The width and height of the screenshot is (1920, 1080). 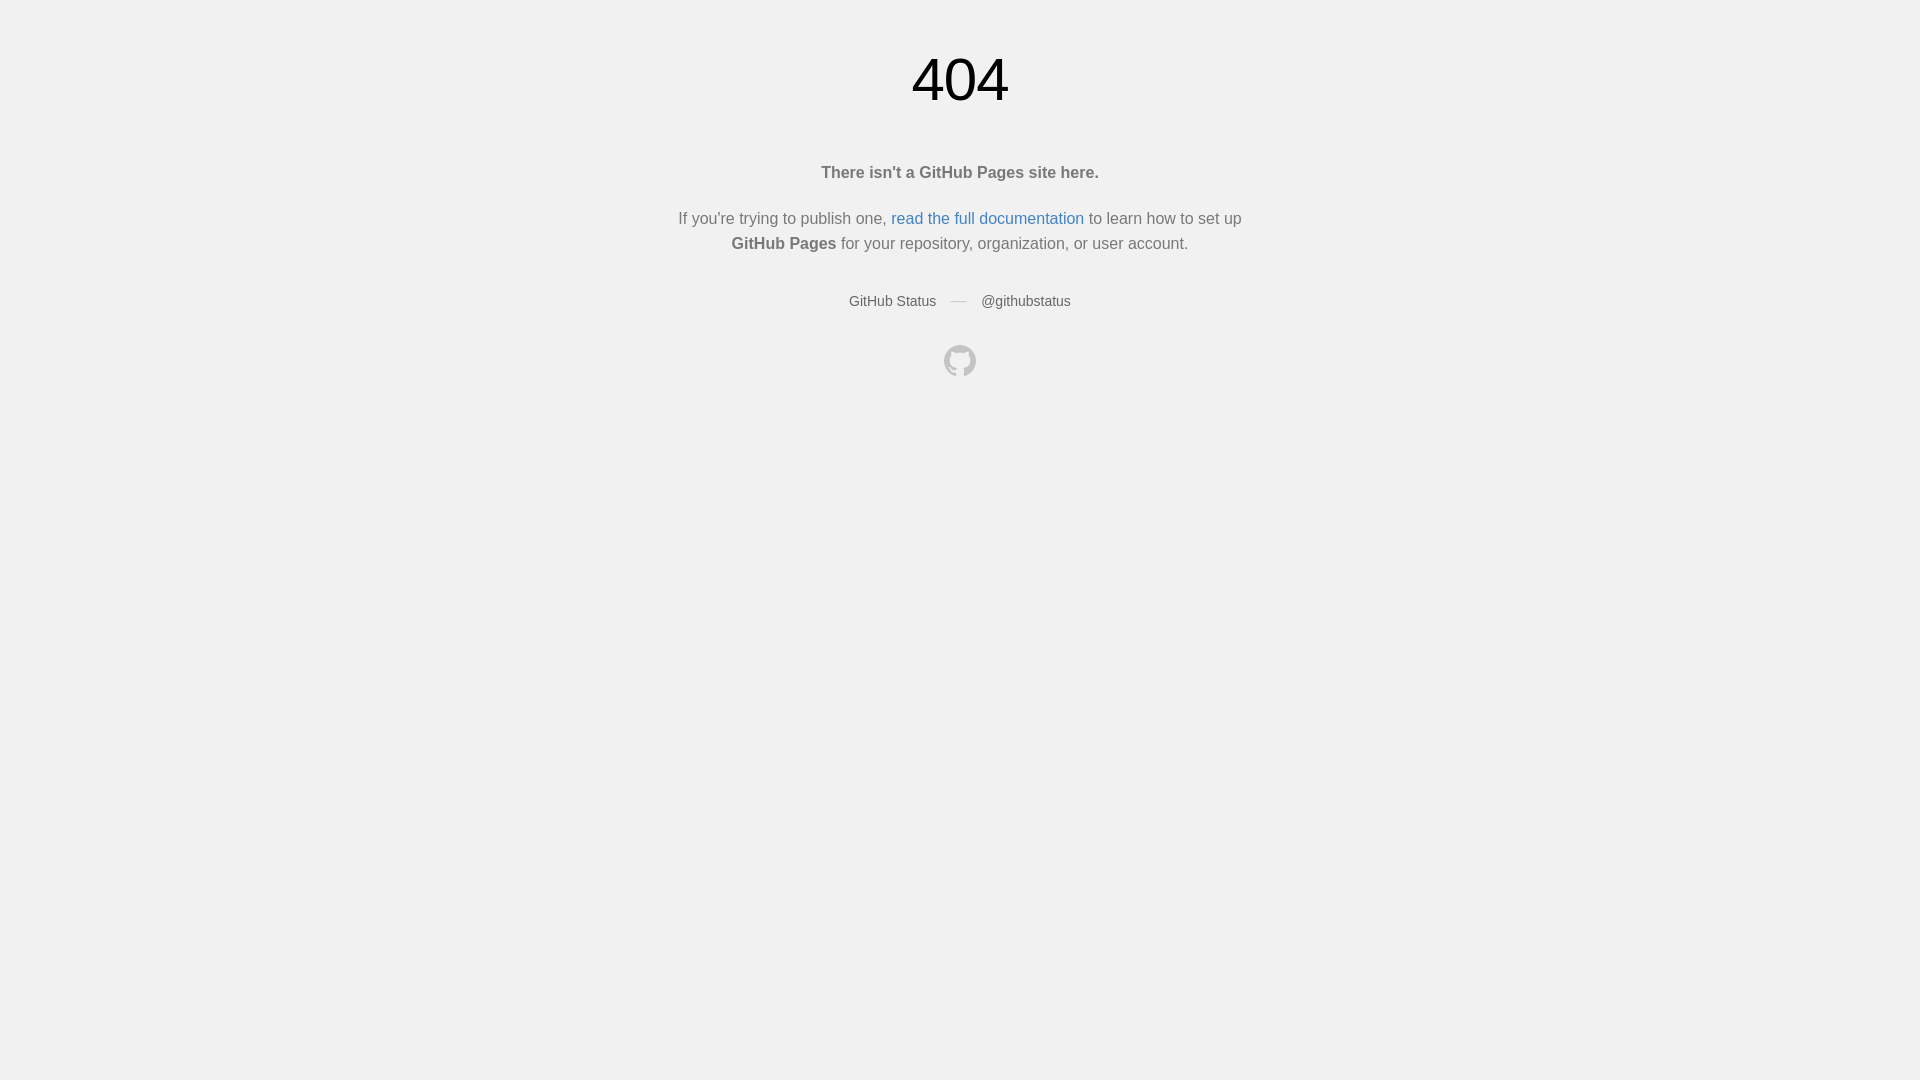 What do you see at coordinates (987, 218) in the screenshot?
I see `'read the full documentation'` at bounding box center [987, 218].